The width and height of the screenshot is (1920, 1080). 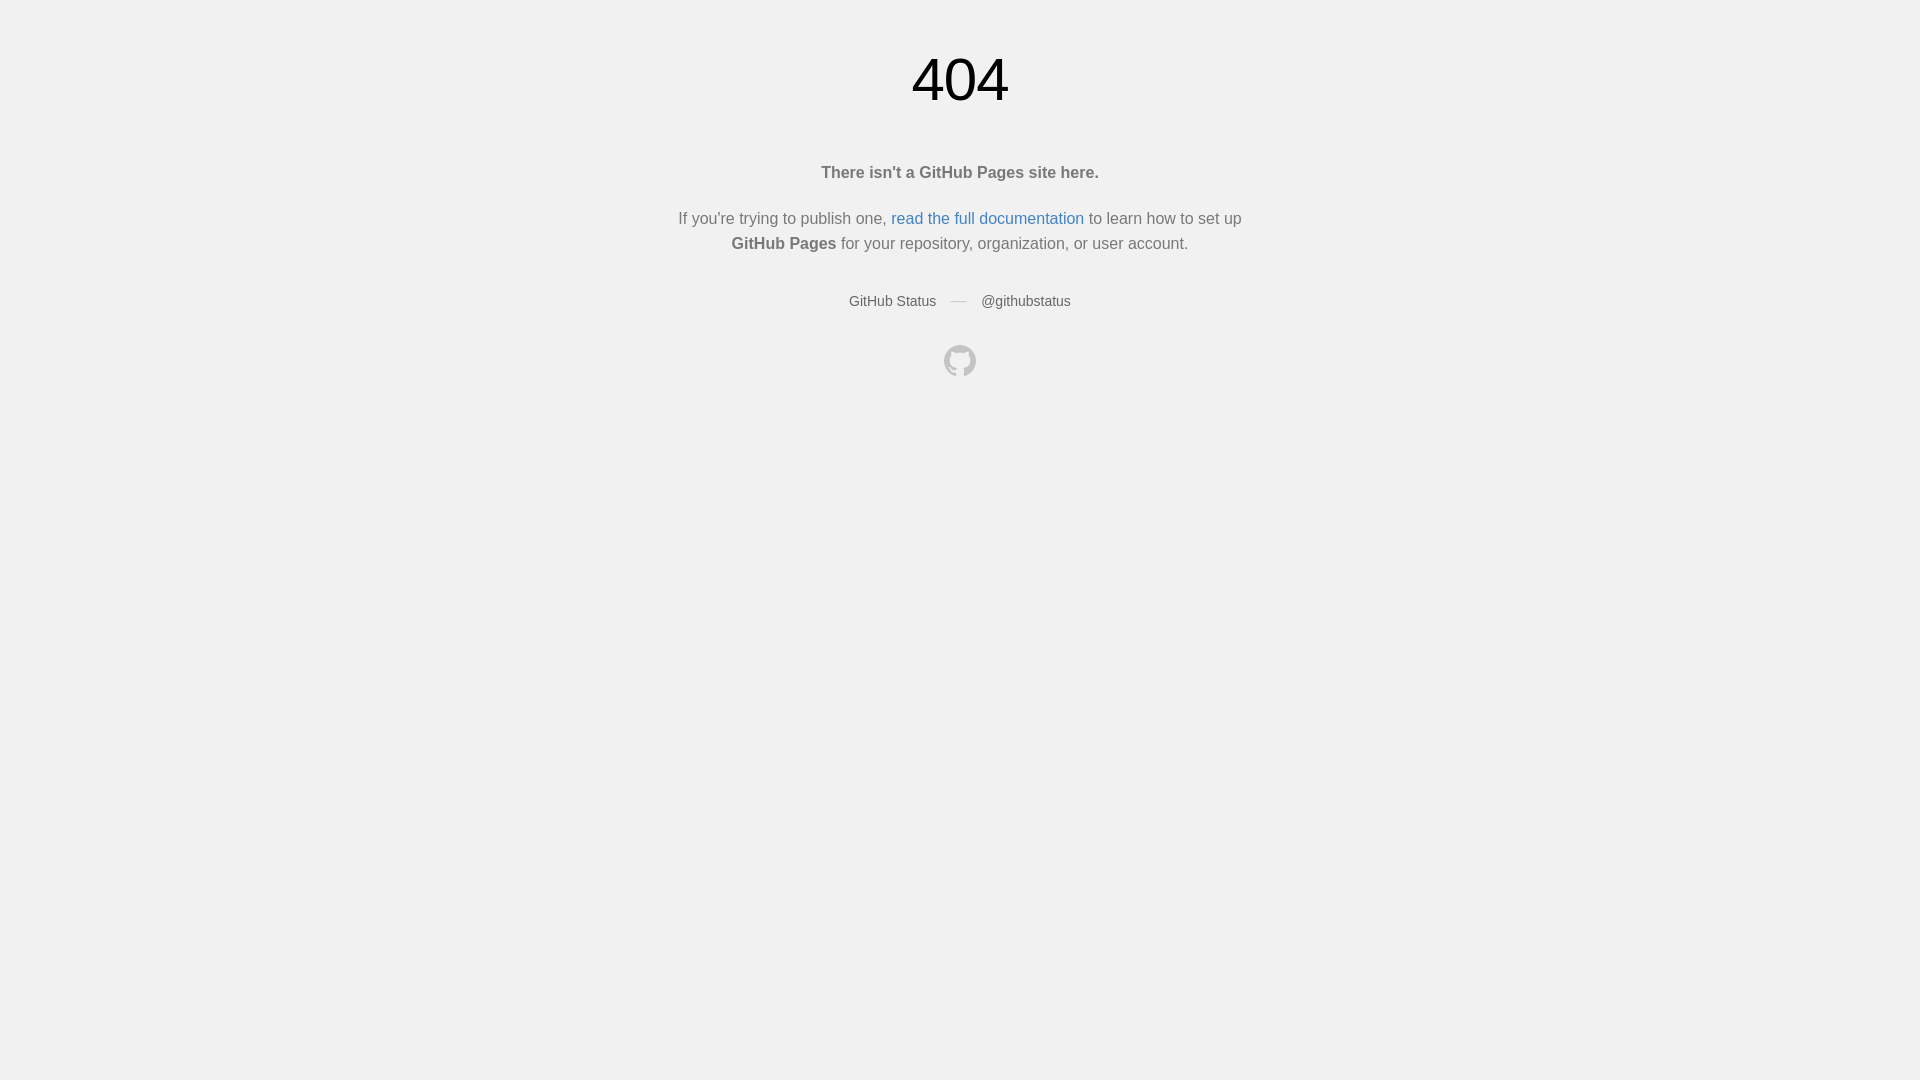 What do you see at coordinates (987, 218) in the screenshot?
I see `'read the full documentation'` at bounding box center [987, 218].